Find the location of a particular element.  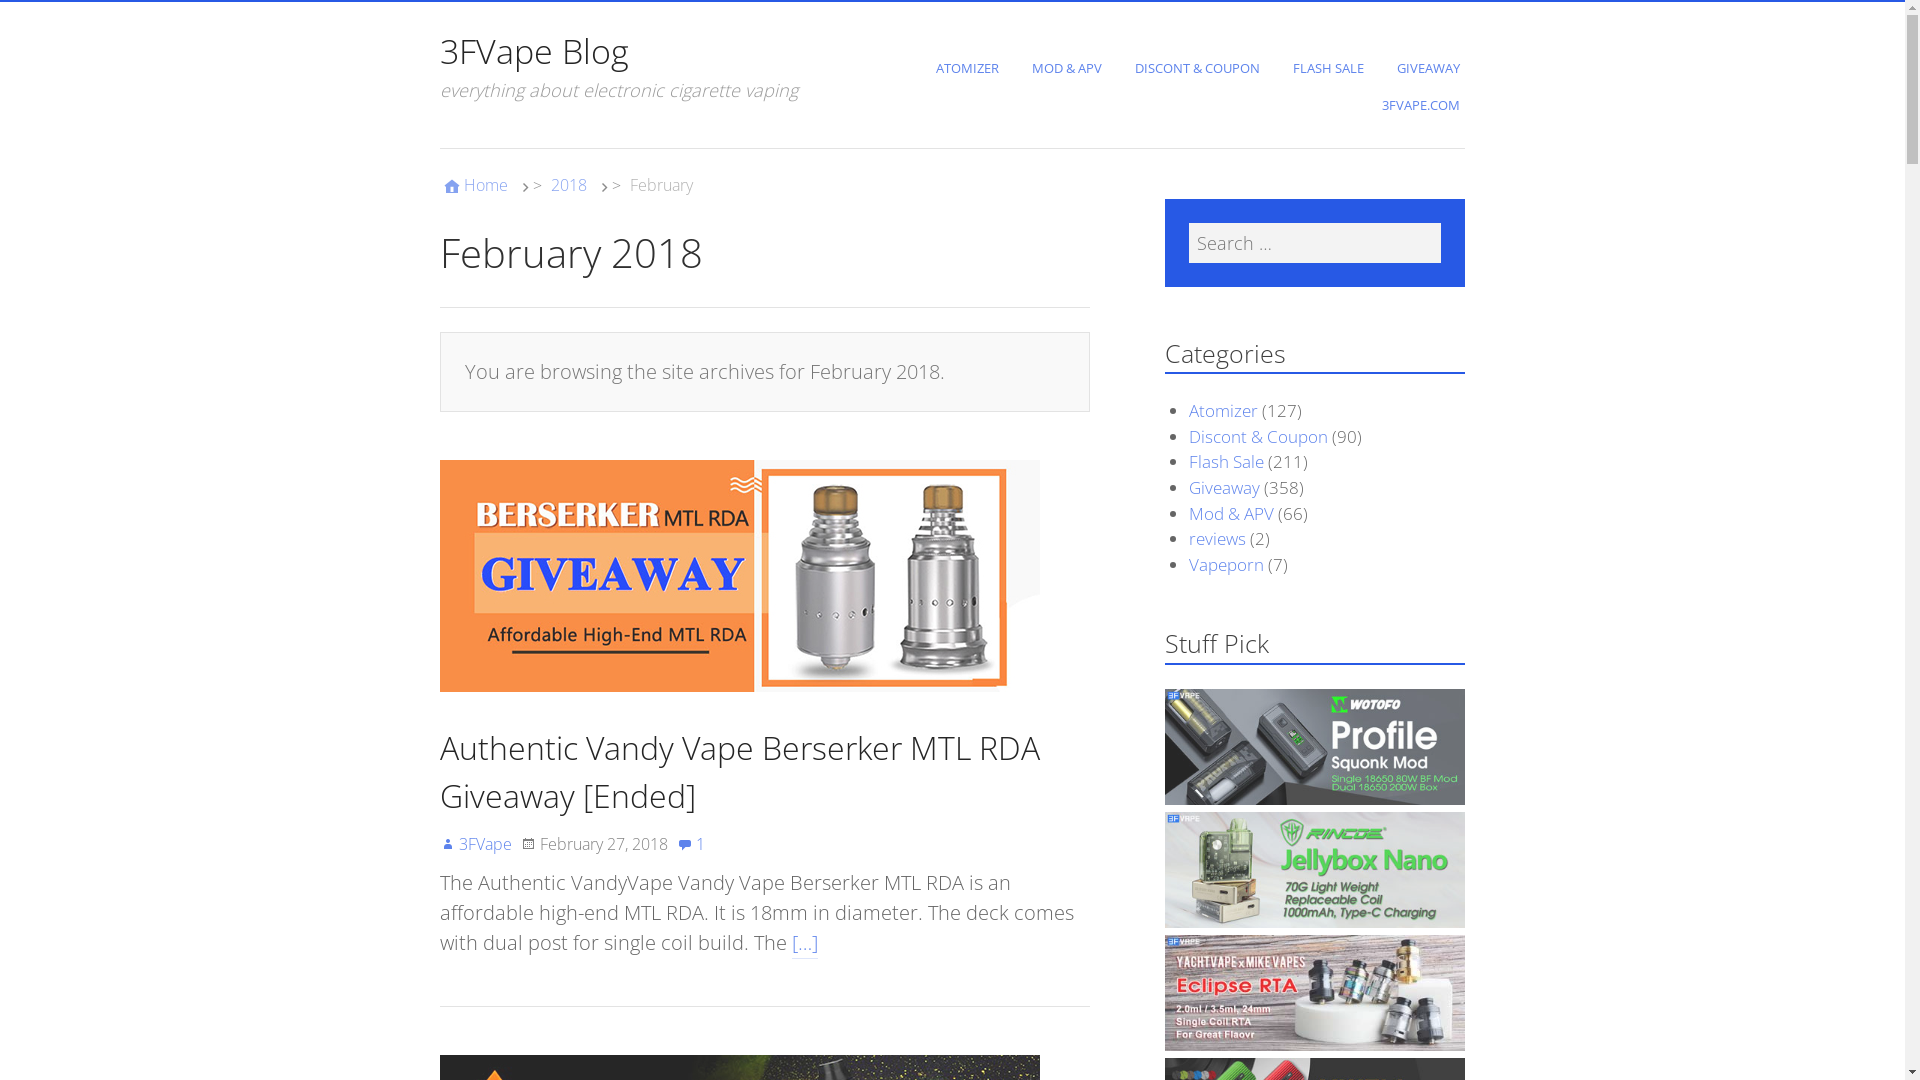

'MOD & APV' is located at coordinates (1068, 67).